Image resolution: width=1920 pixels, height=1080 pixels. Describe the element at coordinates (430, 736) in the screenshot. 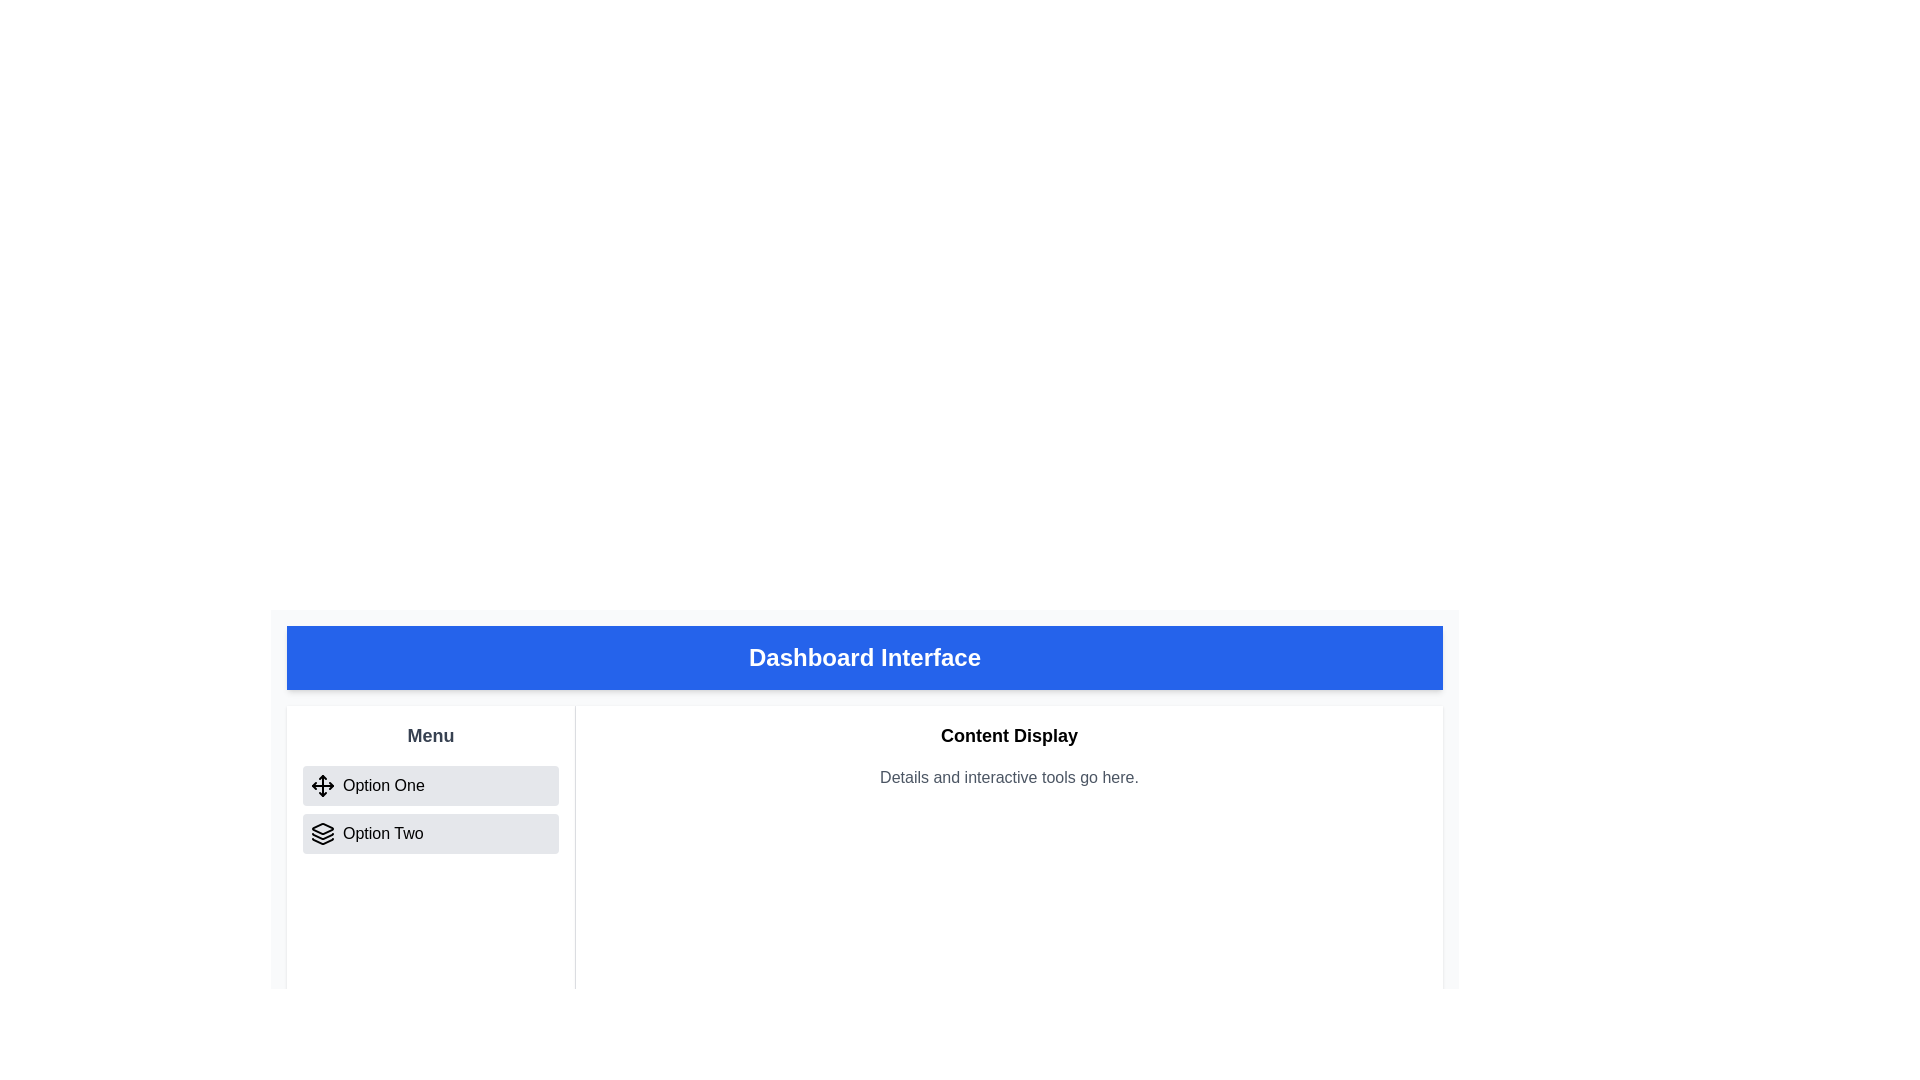

I see `the non-interactive label at the top of the sidebar that indicates the section's purpose` at that location.